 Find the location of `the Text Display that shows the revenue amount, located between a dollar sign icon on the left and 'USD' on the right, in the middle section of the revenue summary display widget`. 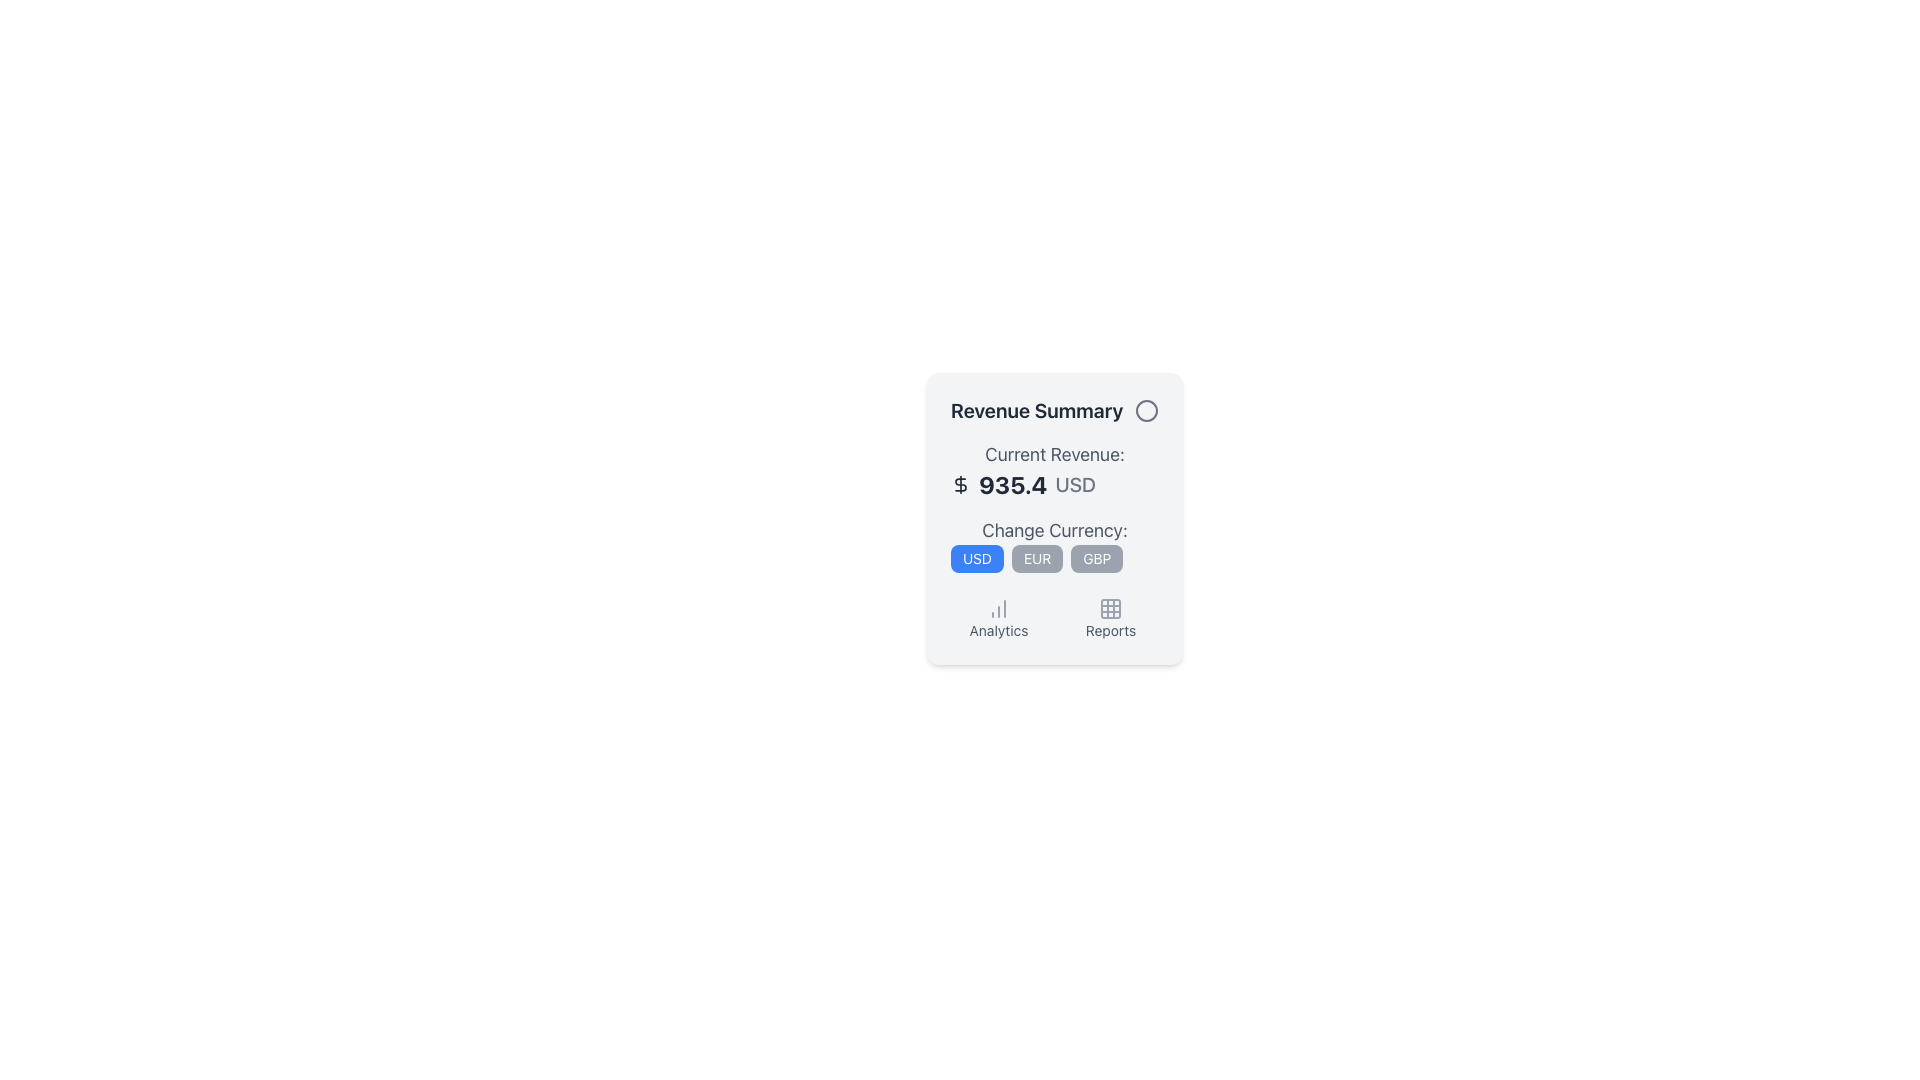

the Text Display that shows the revenue amount, located between a dollar sign icon on the left and 'USD' on the right, in the middle section of the revenue summary display widget is located at coordinates (1013, 485).